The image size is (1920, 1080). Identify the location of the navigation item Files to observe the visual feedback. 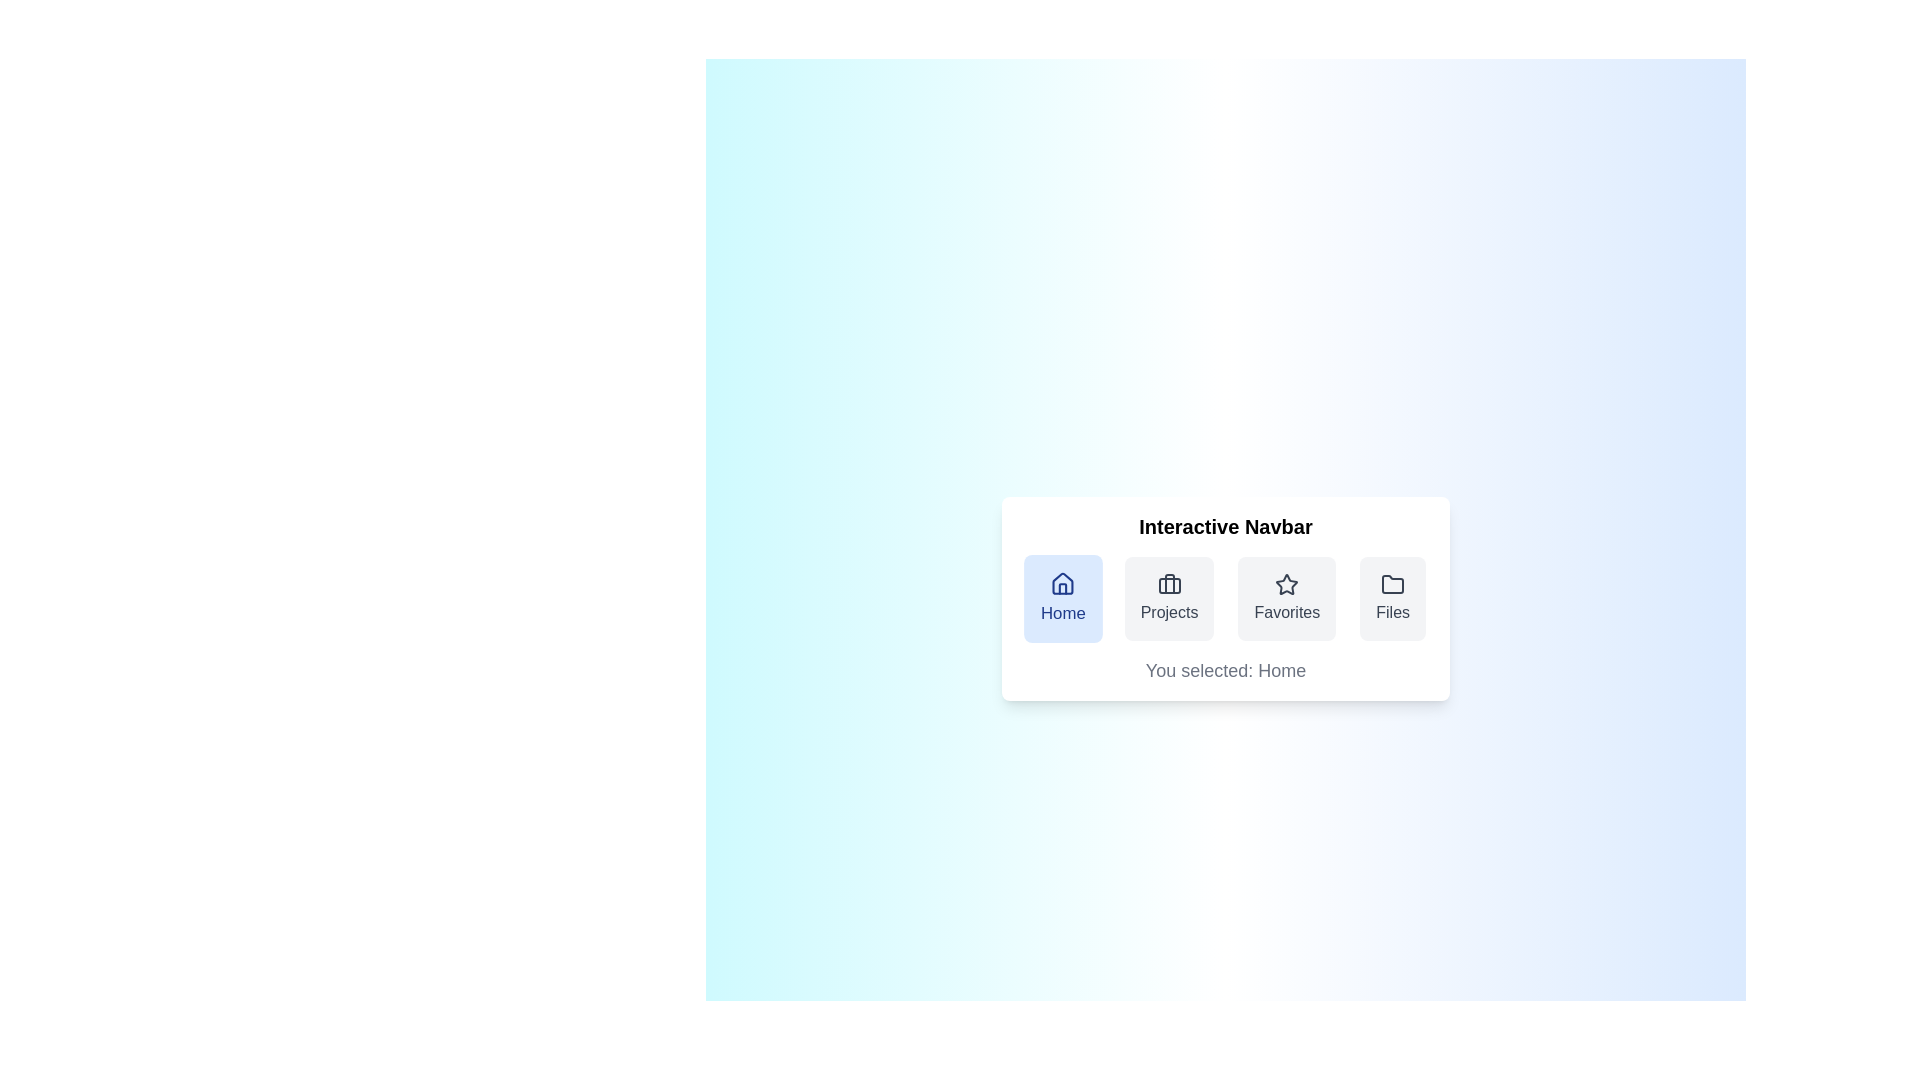
(1392, 597).